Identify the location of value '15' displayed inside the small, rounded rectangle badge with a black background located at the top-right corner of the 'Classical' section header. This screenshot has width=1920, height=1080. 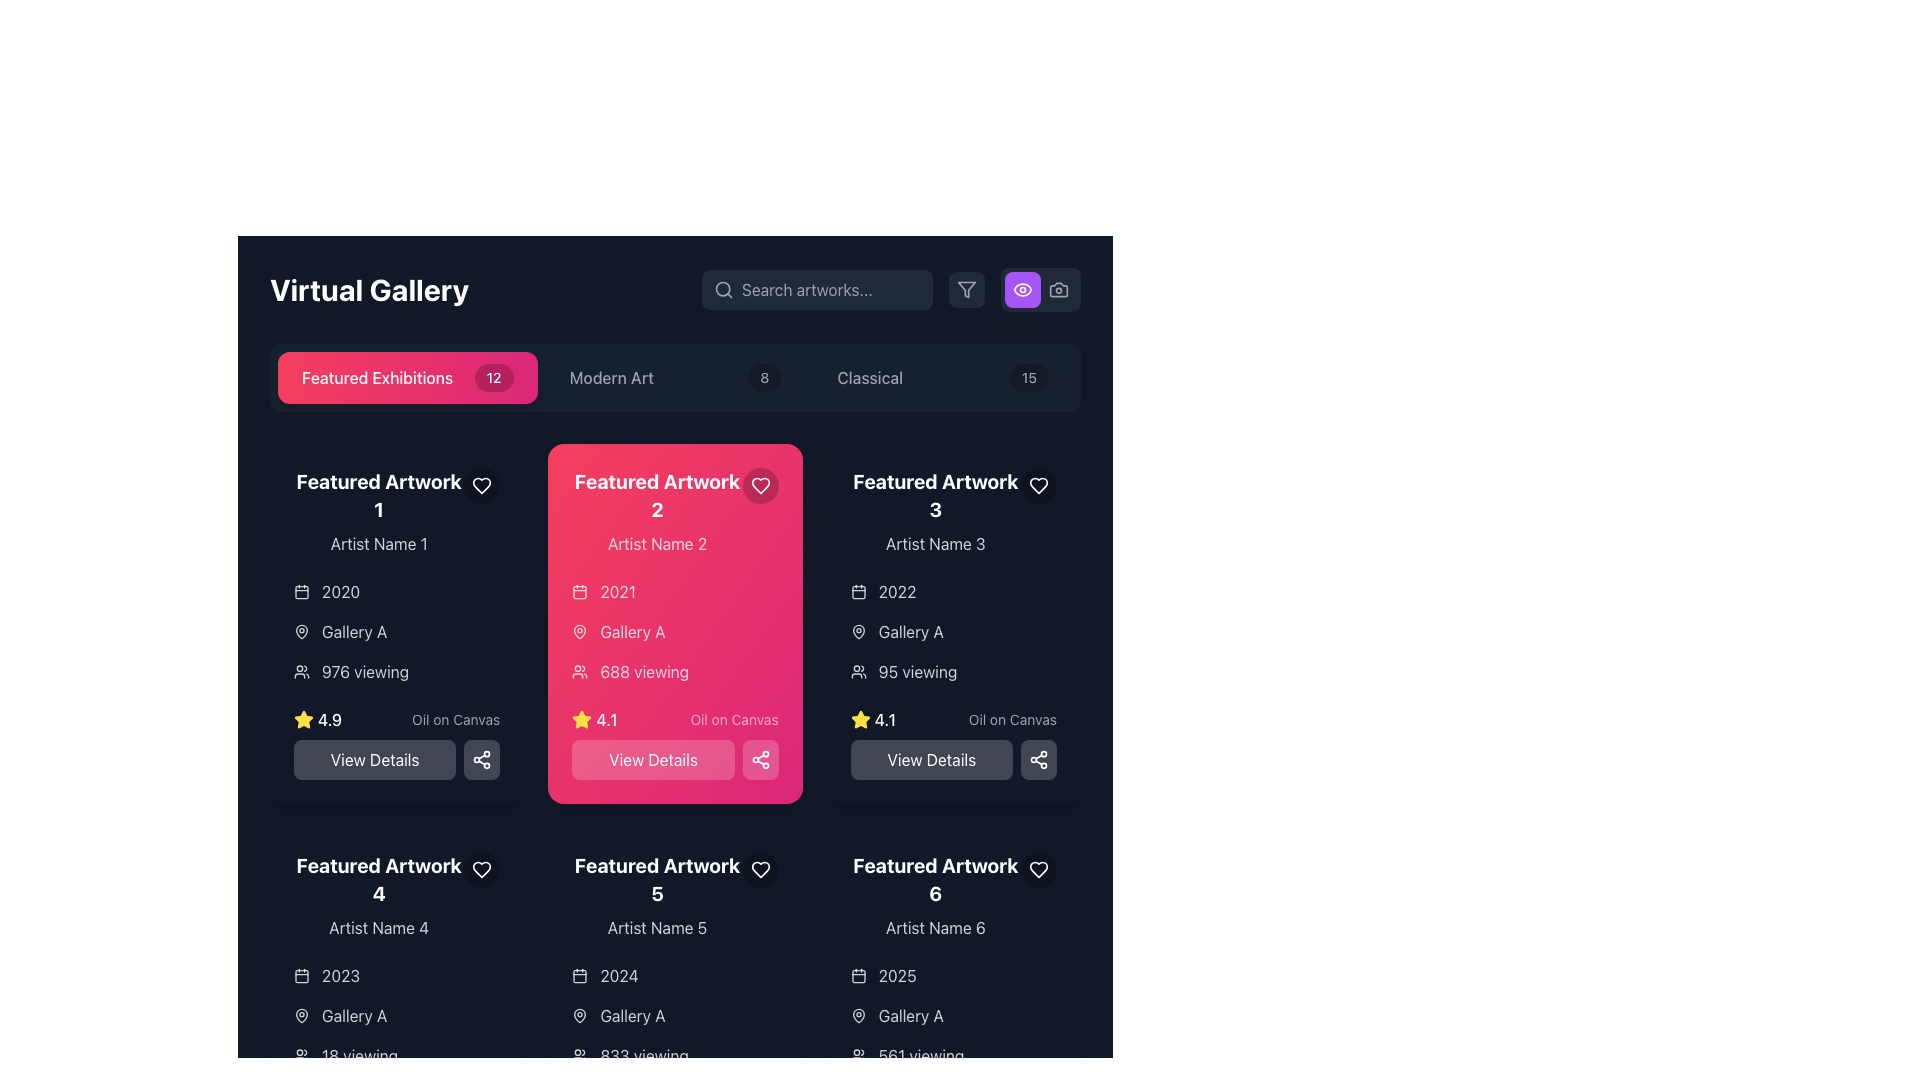
(1029, 378).